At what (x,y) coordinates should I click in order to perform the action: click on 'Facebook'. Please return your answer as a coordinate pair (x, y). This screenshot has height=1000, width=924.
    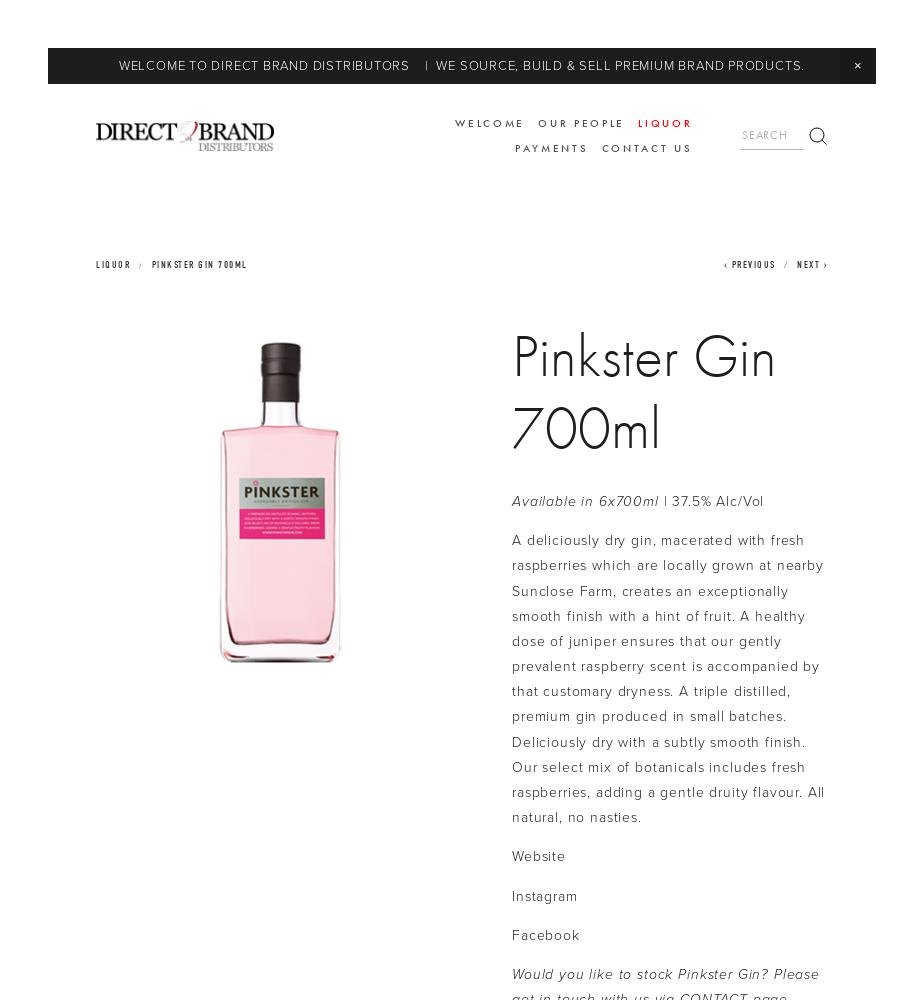
    Looking at the image, I should click on (545, 934).